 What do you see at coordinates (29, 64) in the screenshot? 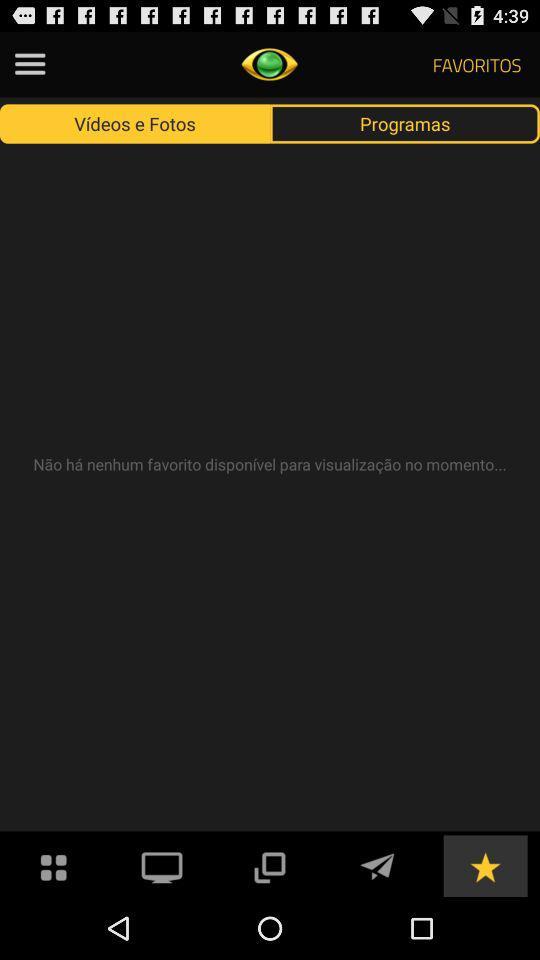
I see `stinting` at bounding box center [29, 64].